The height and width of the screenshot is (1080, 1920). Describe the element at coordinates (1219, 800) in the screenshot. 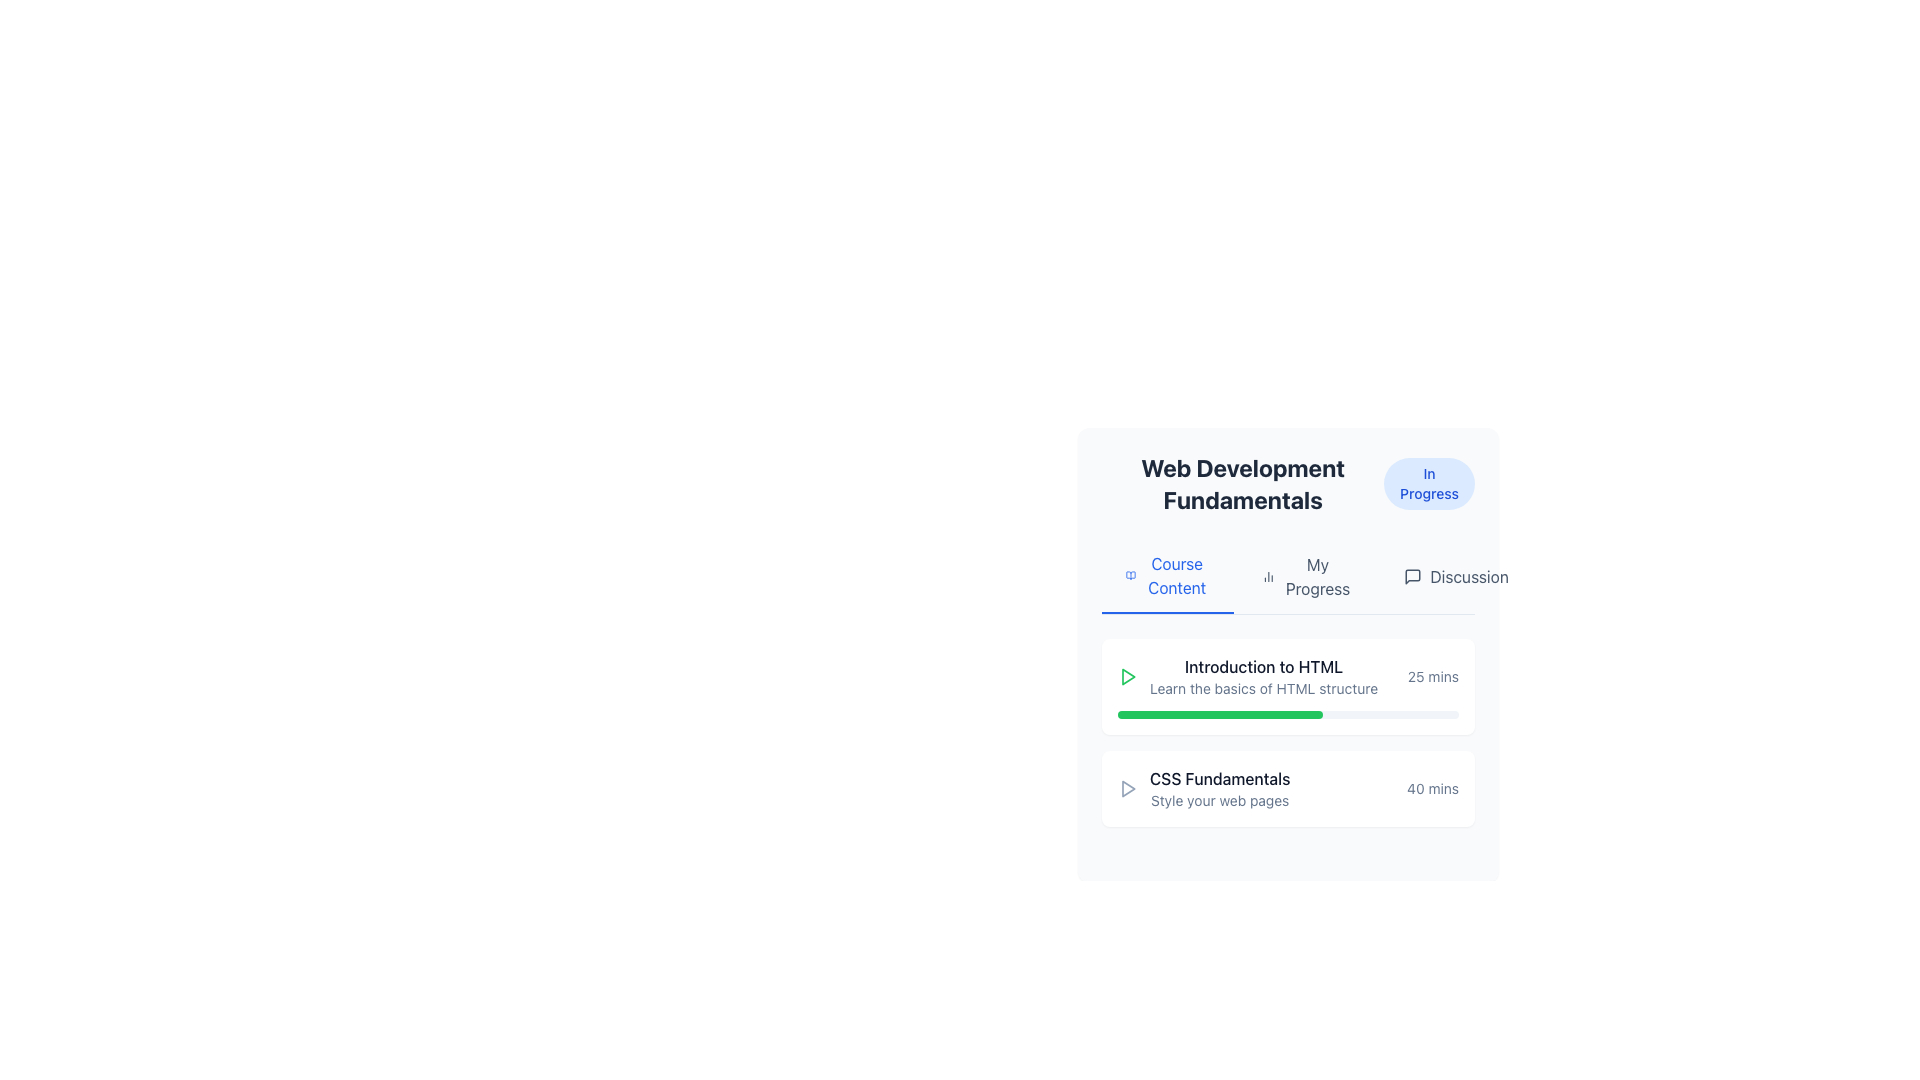

I see `the small text label displaying 'Style your web pages' located below the title 'CSS Fundamentals' in the card-like UI layout` at that location.